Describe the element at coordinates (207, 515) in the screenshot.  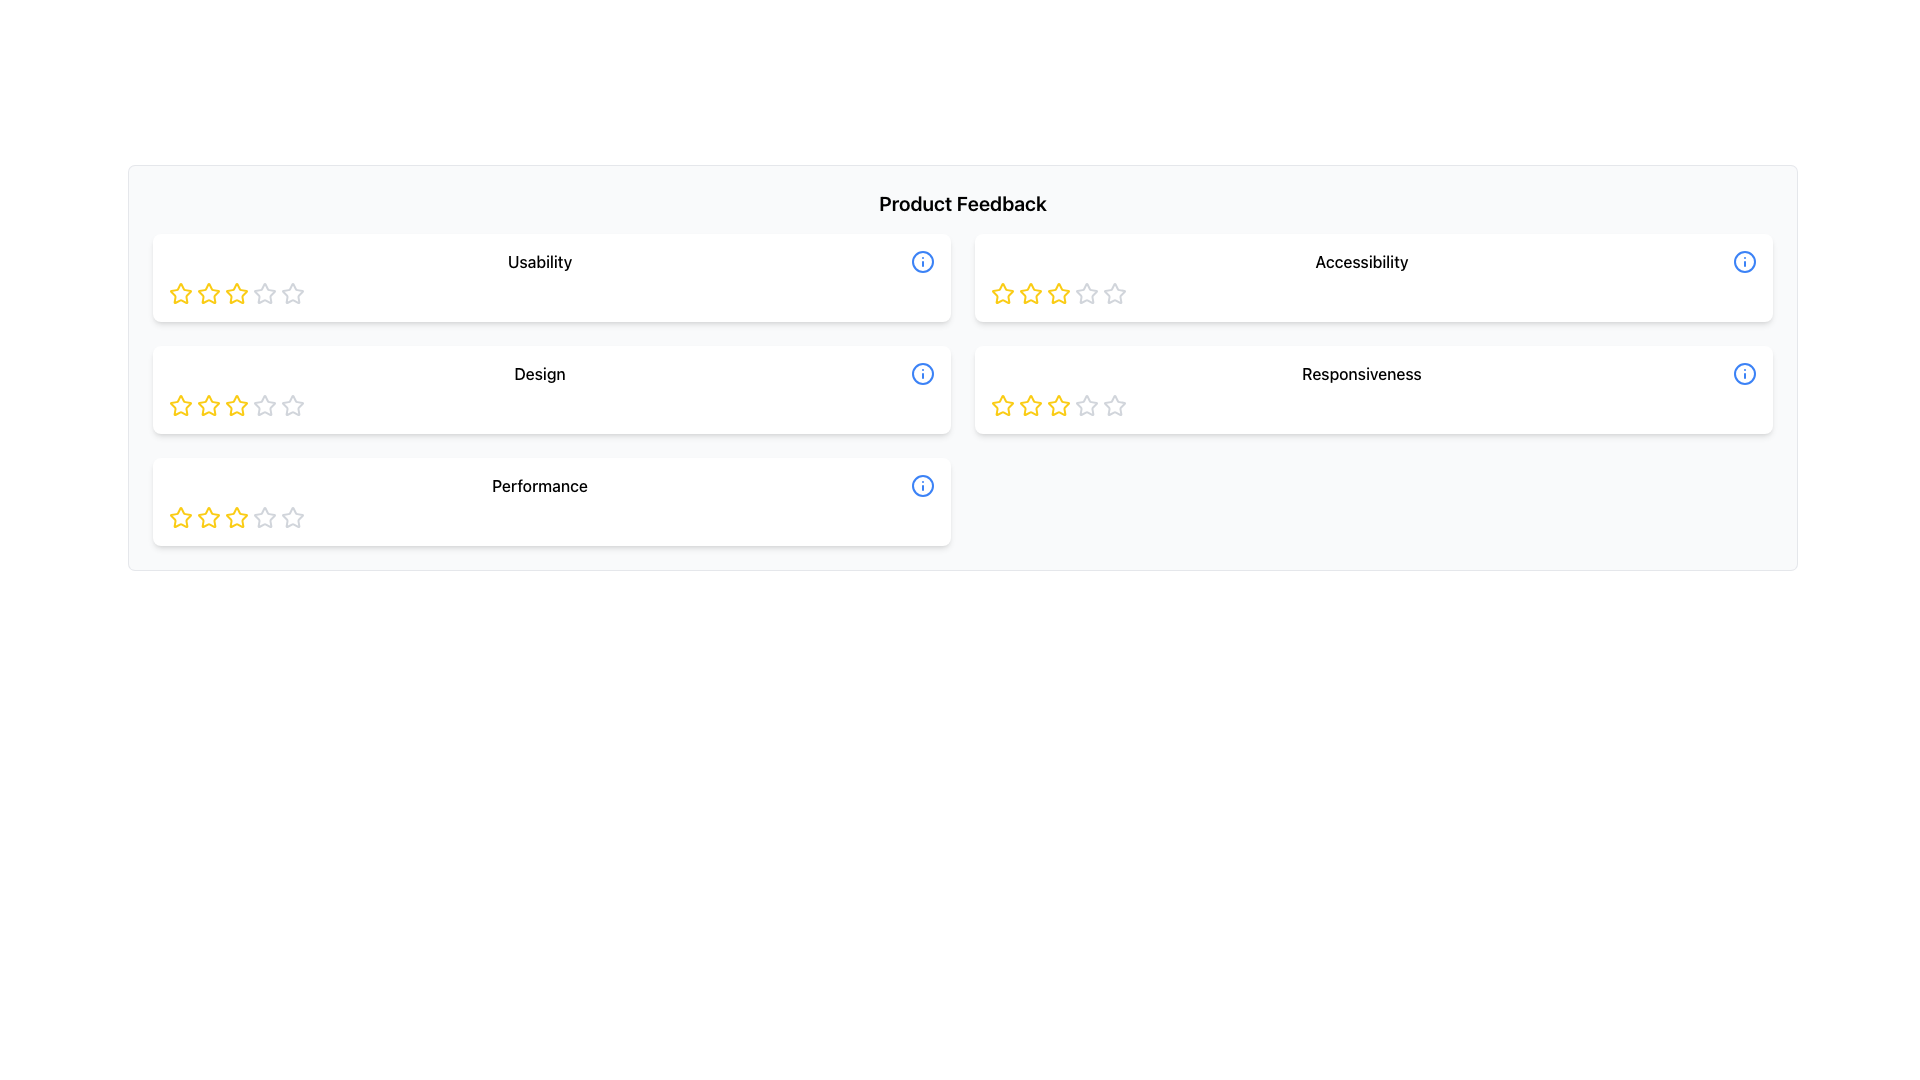
I see `the first yellow star icon in the row under the 'Performance' category` at that location.